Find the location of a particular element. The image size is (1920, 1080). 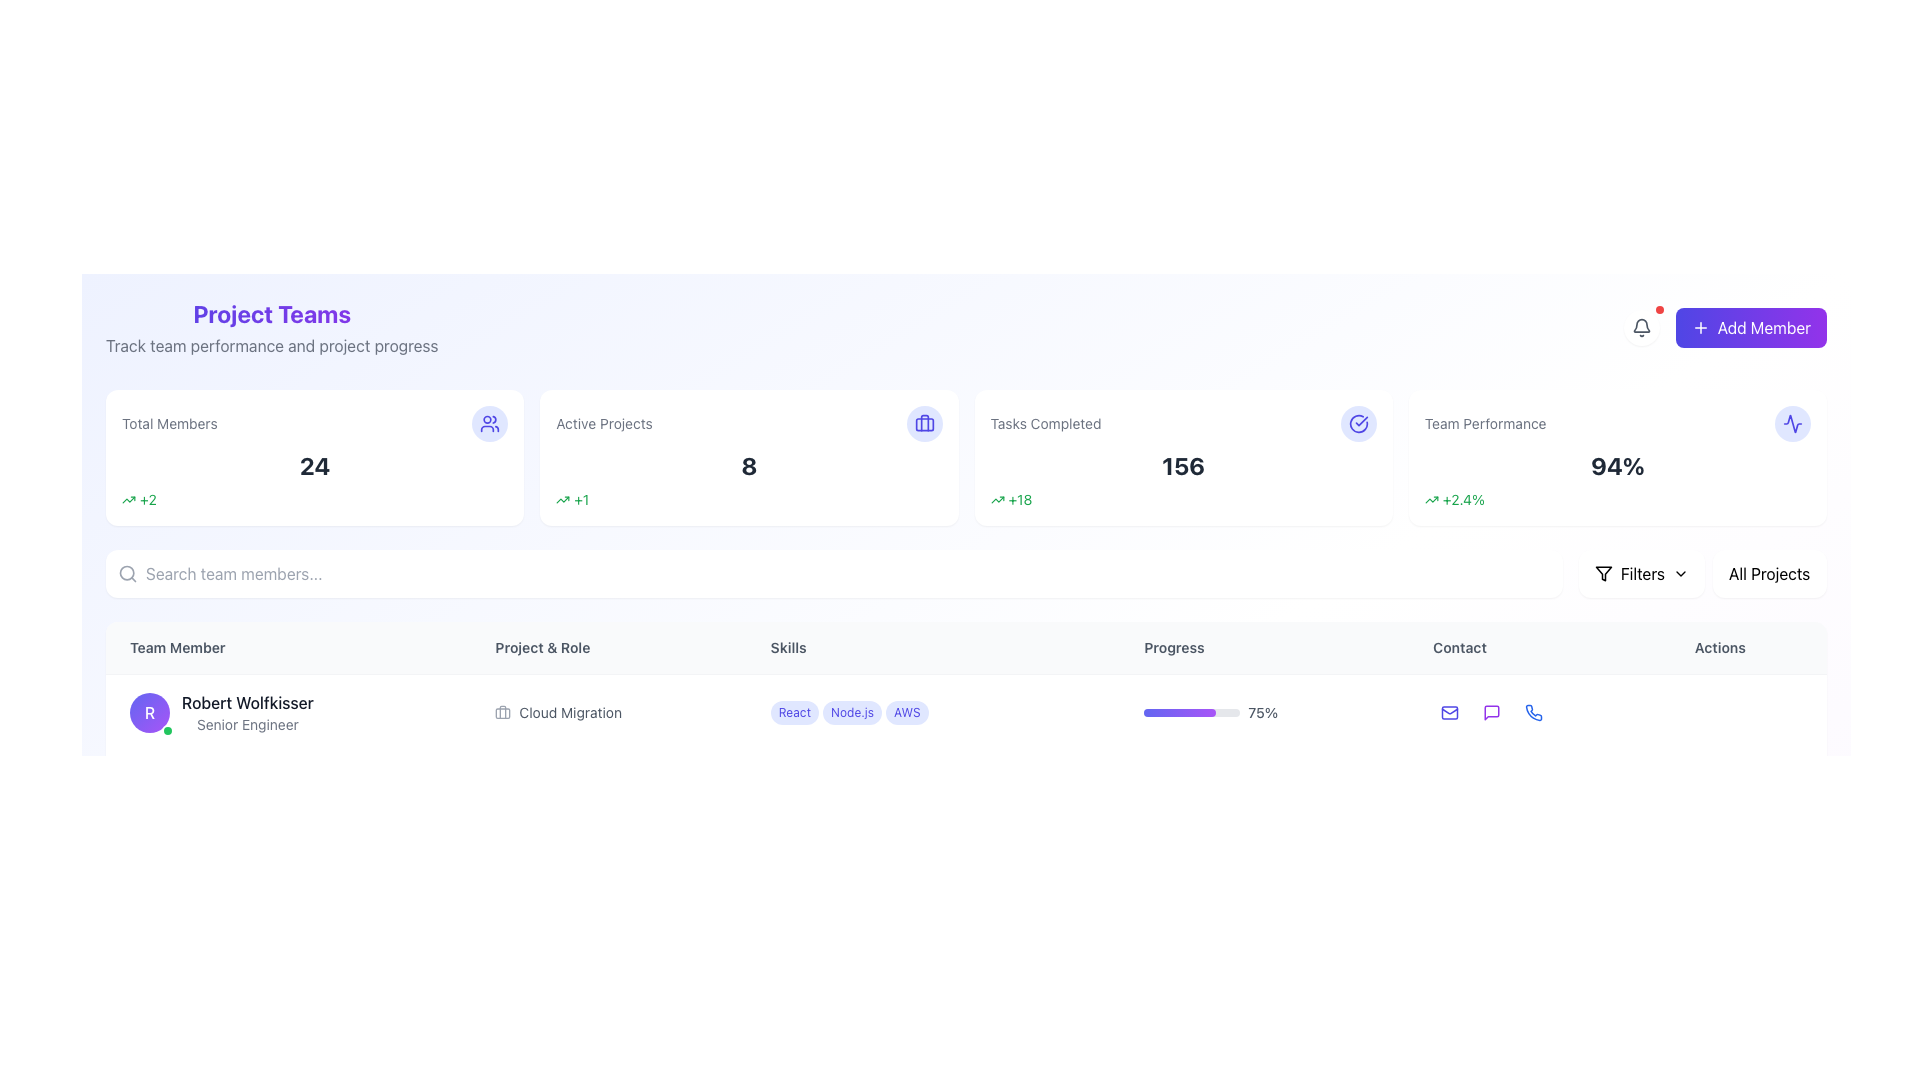

the green upward trending arrow icon indicating a positive change of 1 project in the 'Active Projects' card, located in the bottom left corner of the card is located at coordinates (562, 499).